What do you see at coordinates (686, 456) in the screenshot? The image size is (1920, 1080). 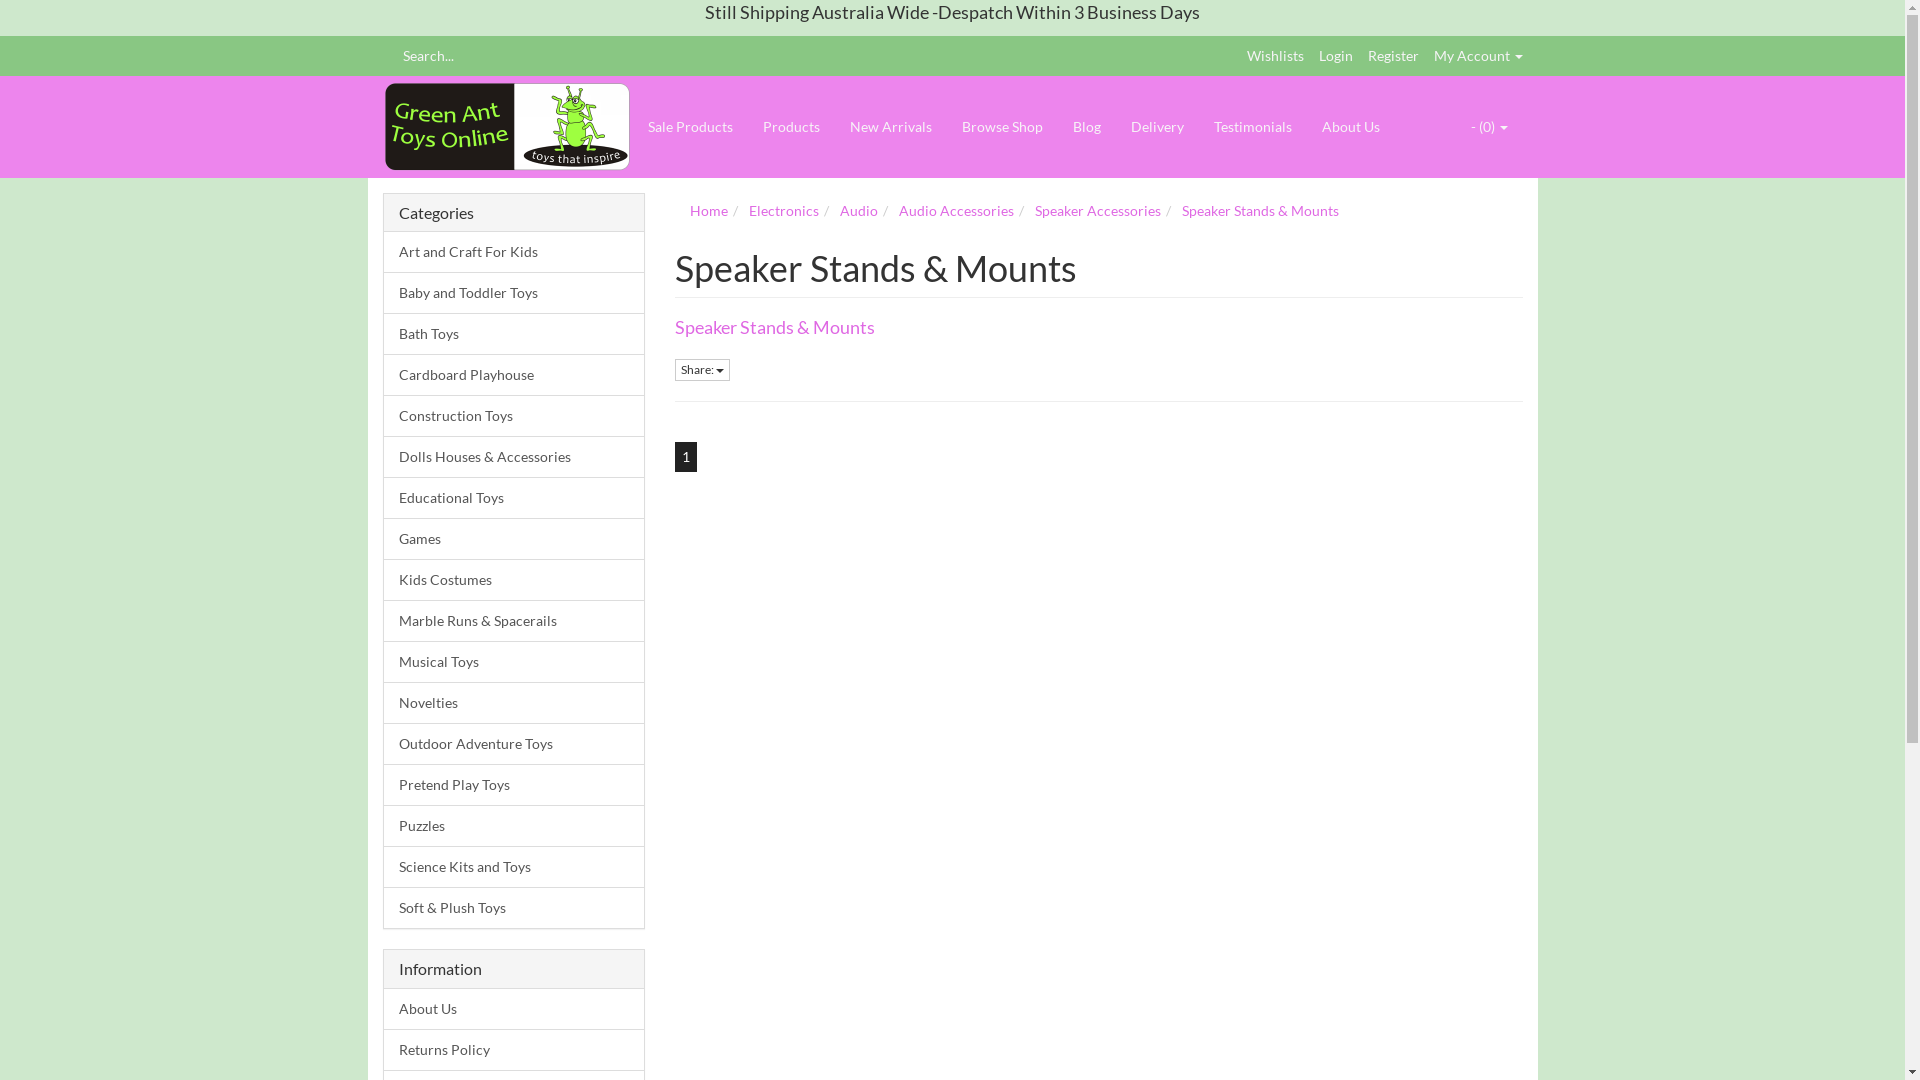 I see `'1'` at bounding box center [686, 456].